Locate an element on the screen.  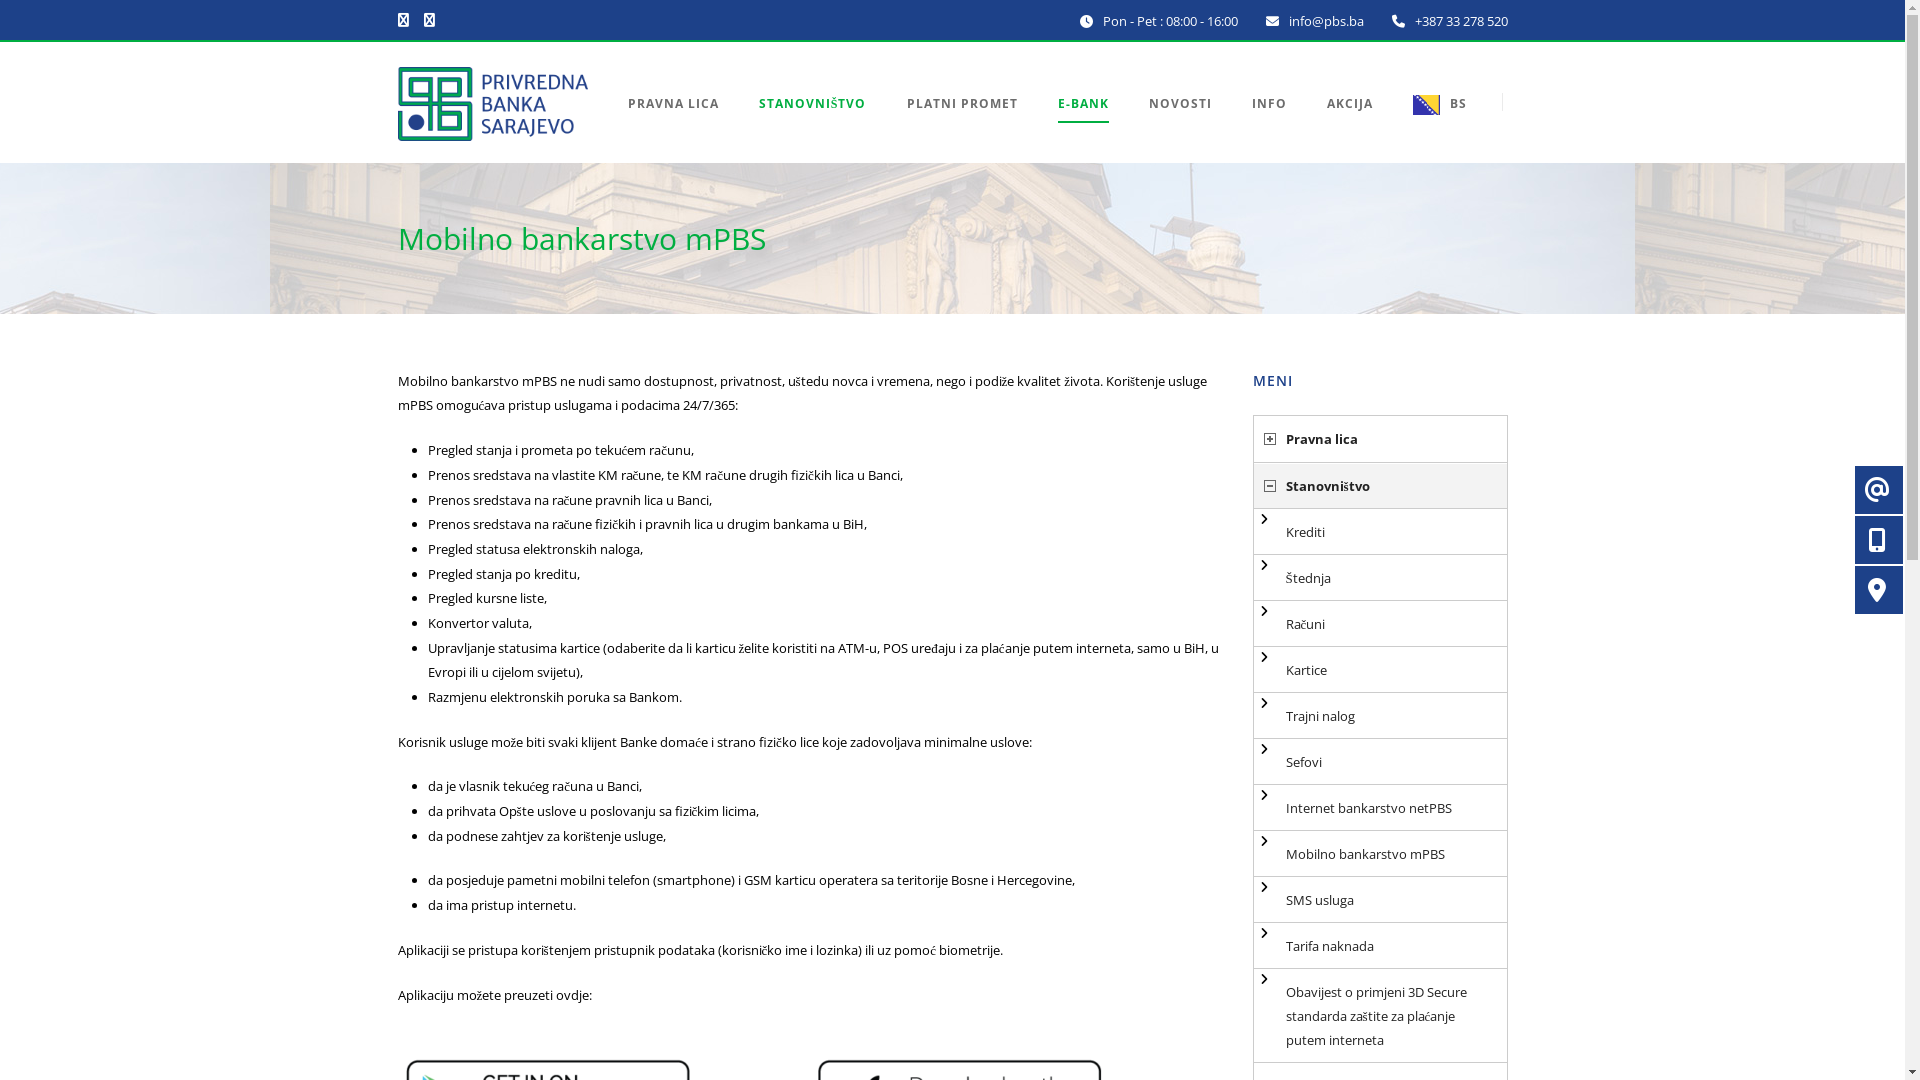
'E-BANK' is located at coordinates (1082, 127).